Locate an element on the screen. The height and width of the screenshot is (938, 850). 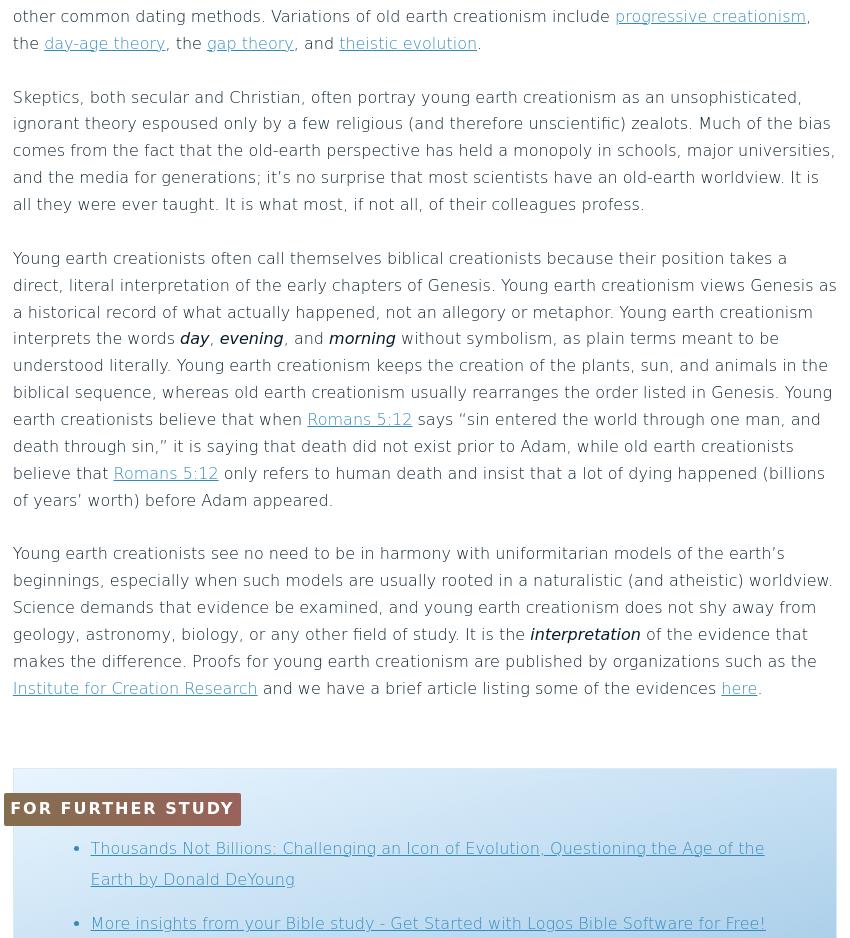
'morning' is located at coordinates (329, 338).